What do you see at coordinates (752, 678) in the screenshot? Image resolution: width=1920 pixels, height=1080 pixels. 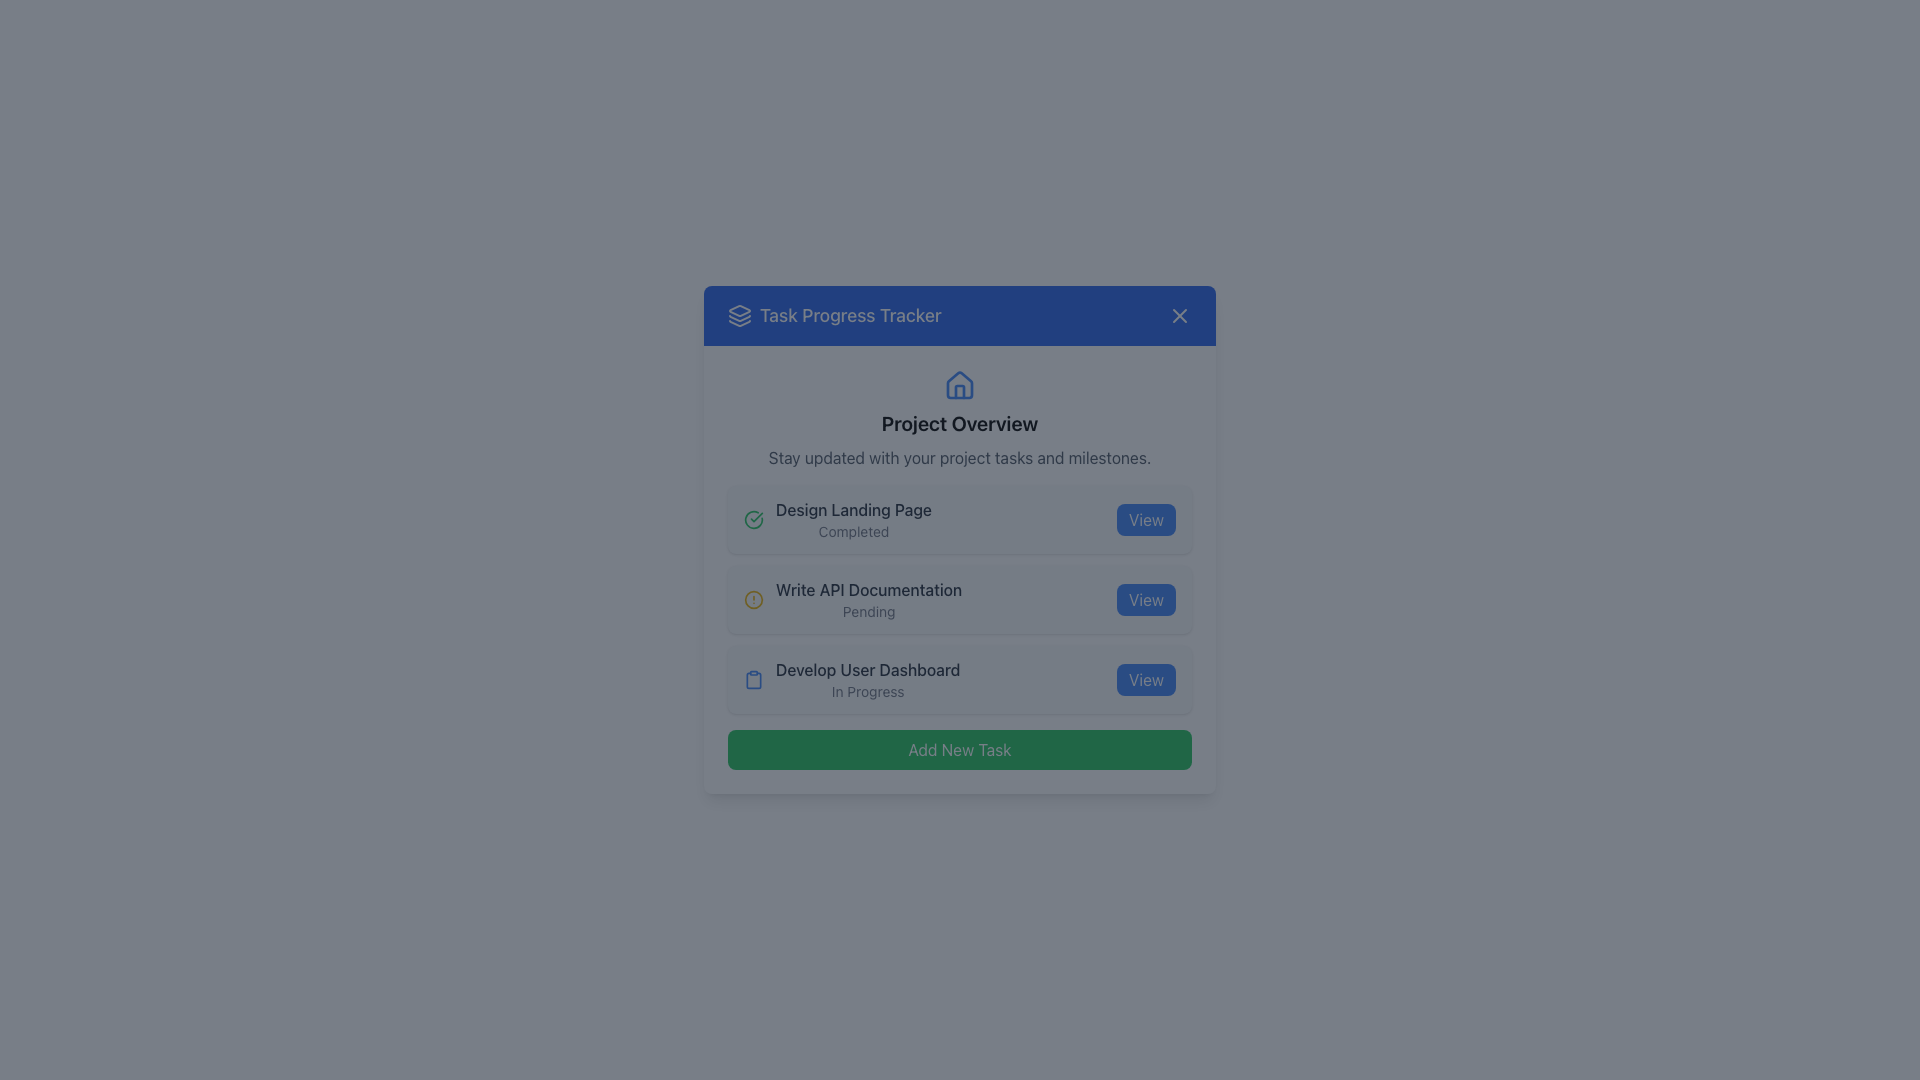 I see `the clipboard icon located at the start of the list item titled 'Develop User Dashboard' under the 'Task Progress Tracker' card` at bounding box center [752, 678].